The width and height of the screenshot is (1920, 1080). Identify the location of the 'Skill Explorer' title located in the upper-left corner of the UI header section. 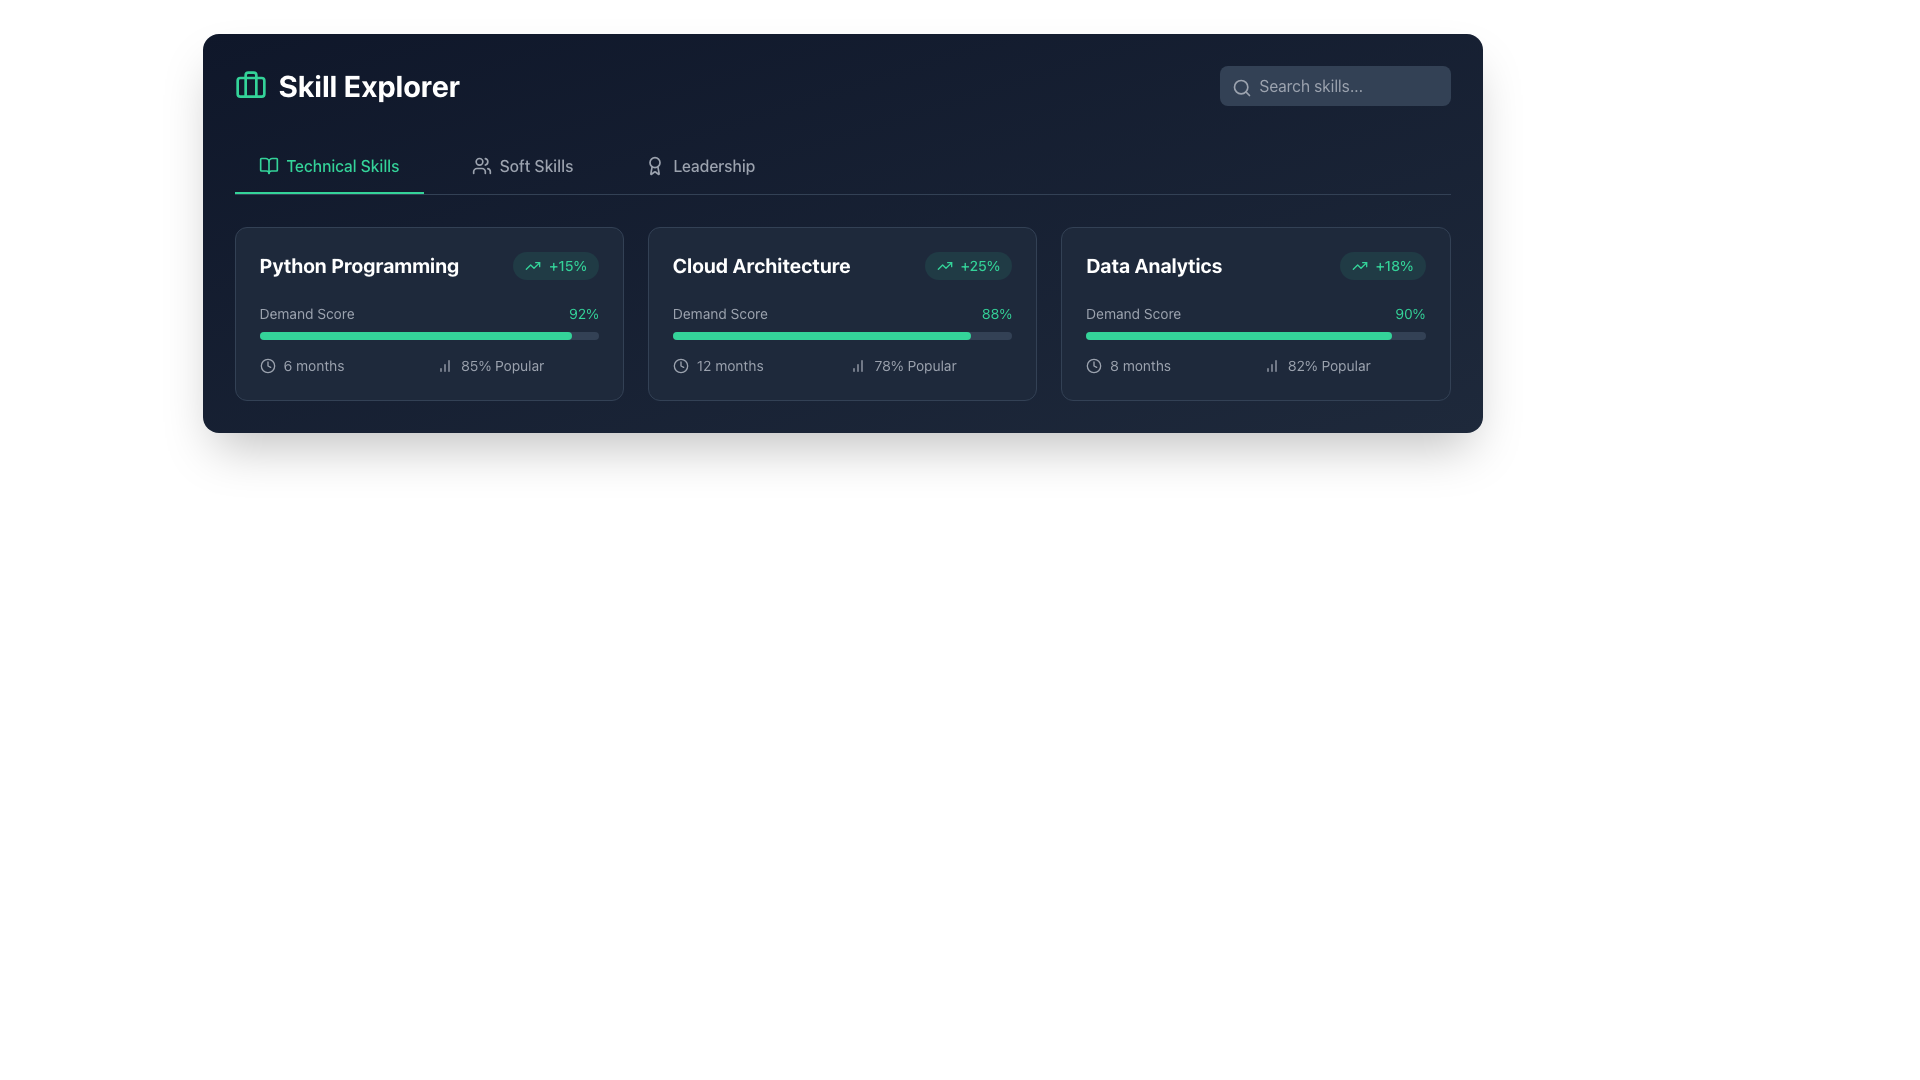
(347, 84).